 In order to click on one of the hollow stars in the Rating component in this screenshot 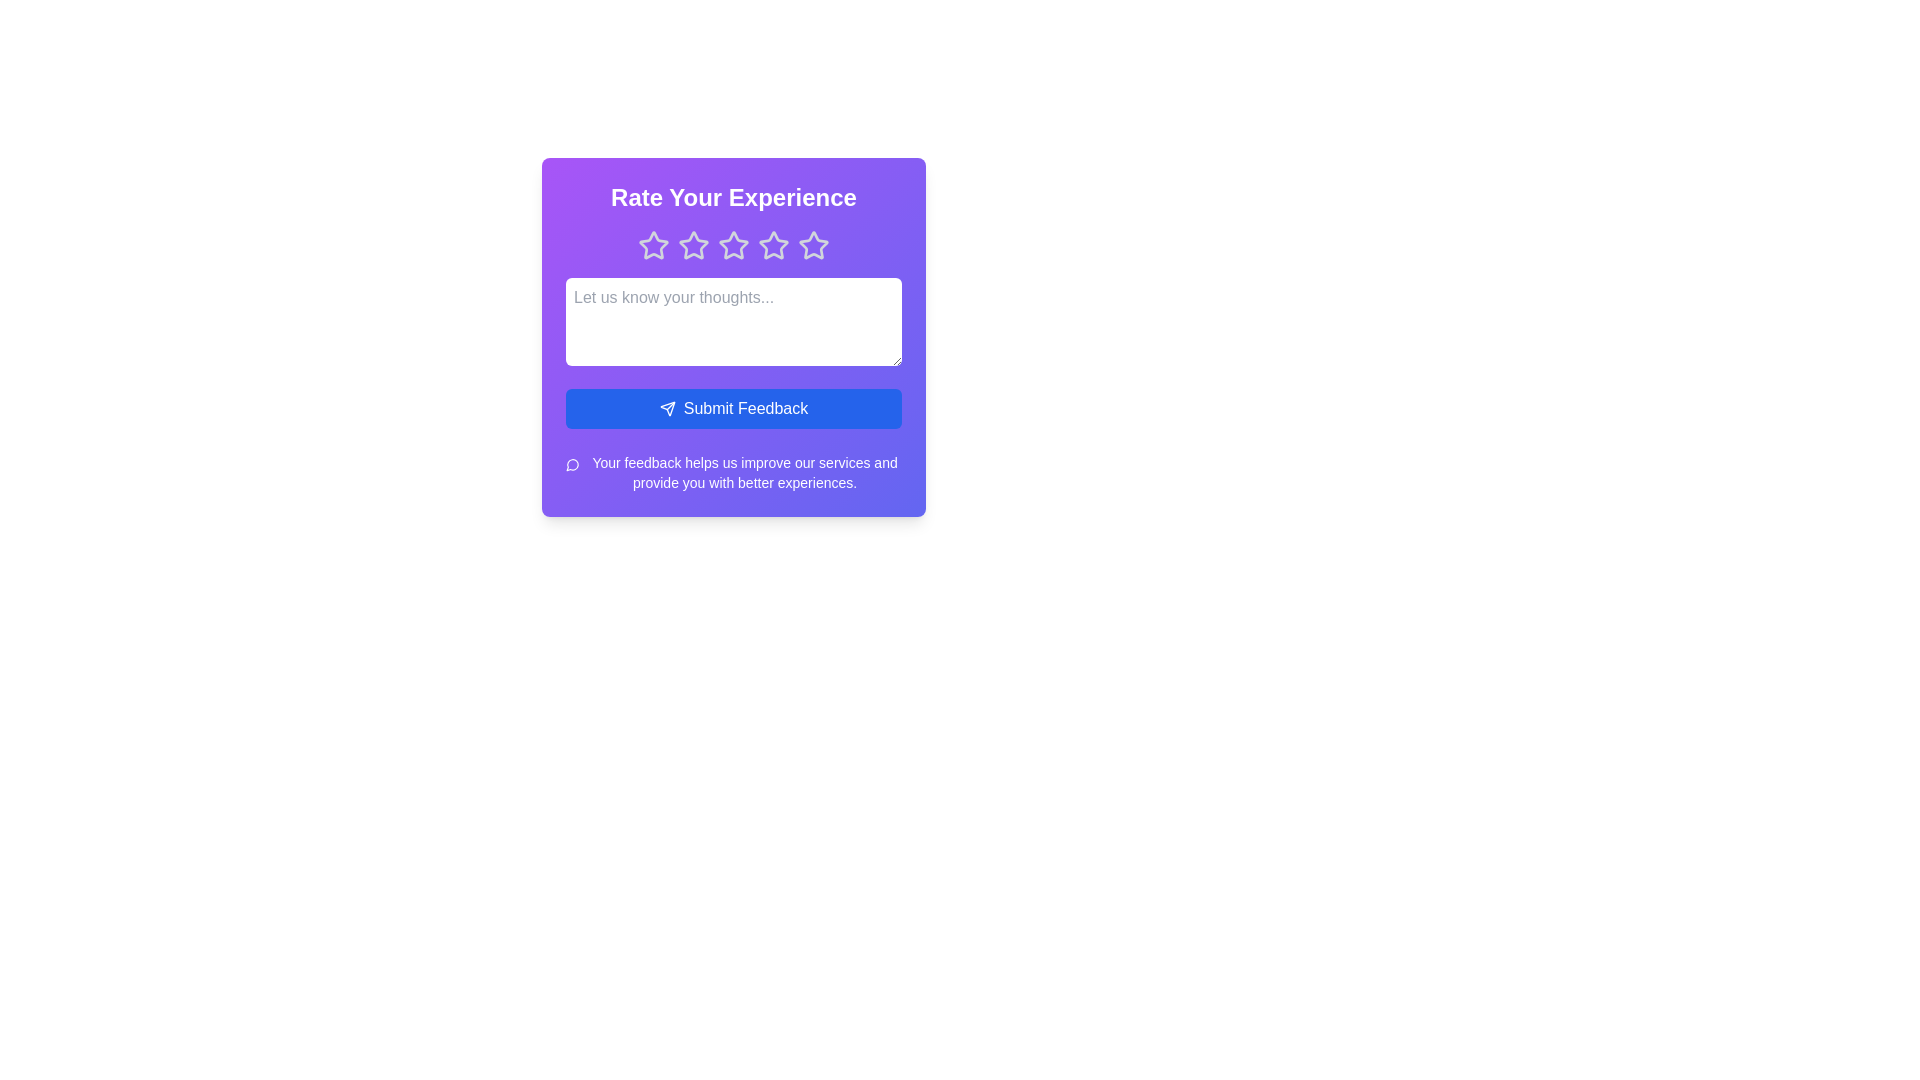, I will do `click(733, 245)`.